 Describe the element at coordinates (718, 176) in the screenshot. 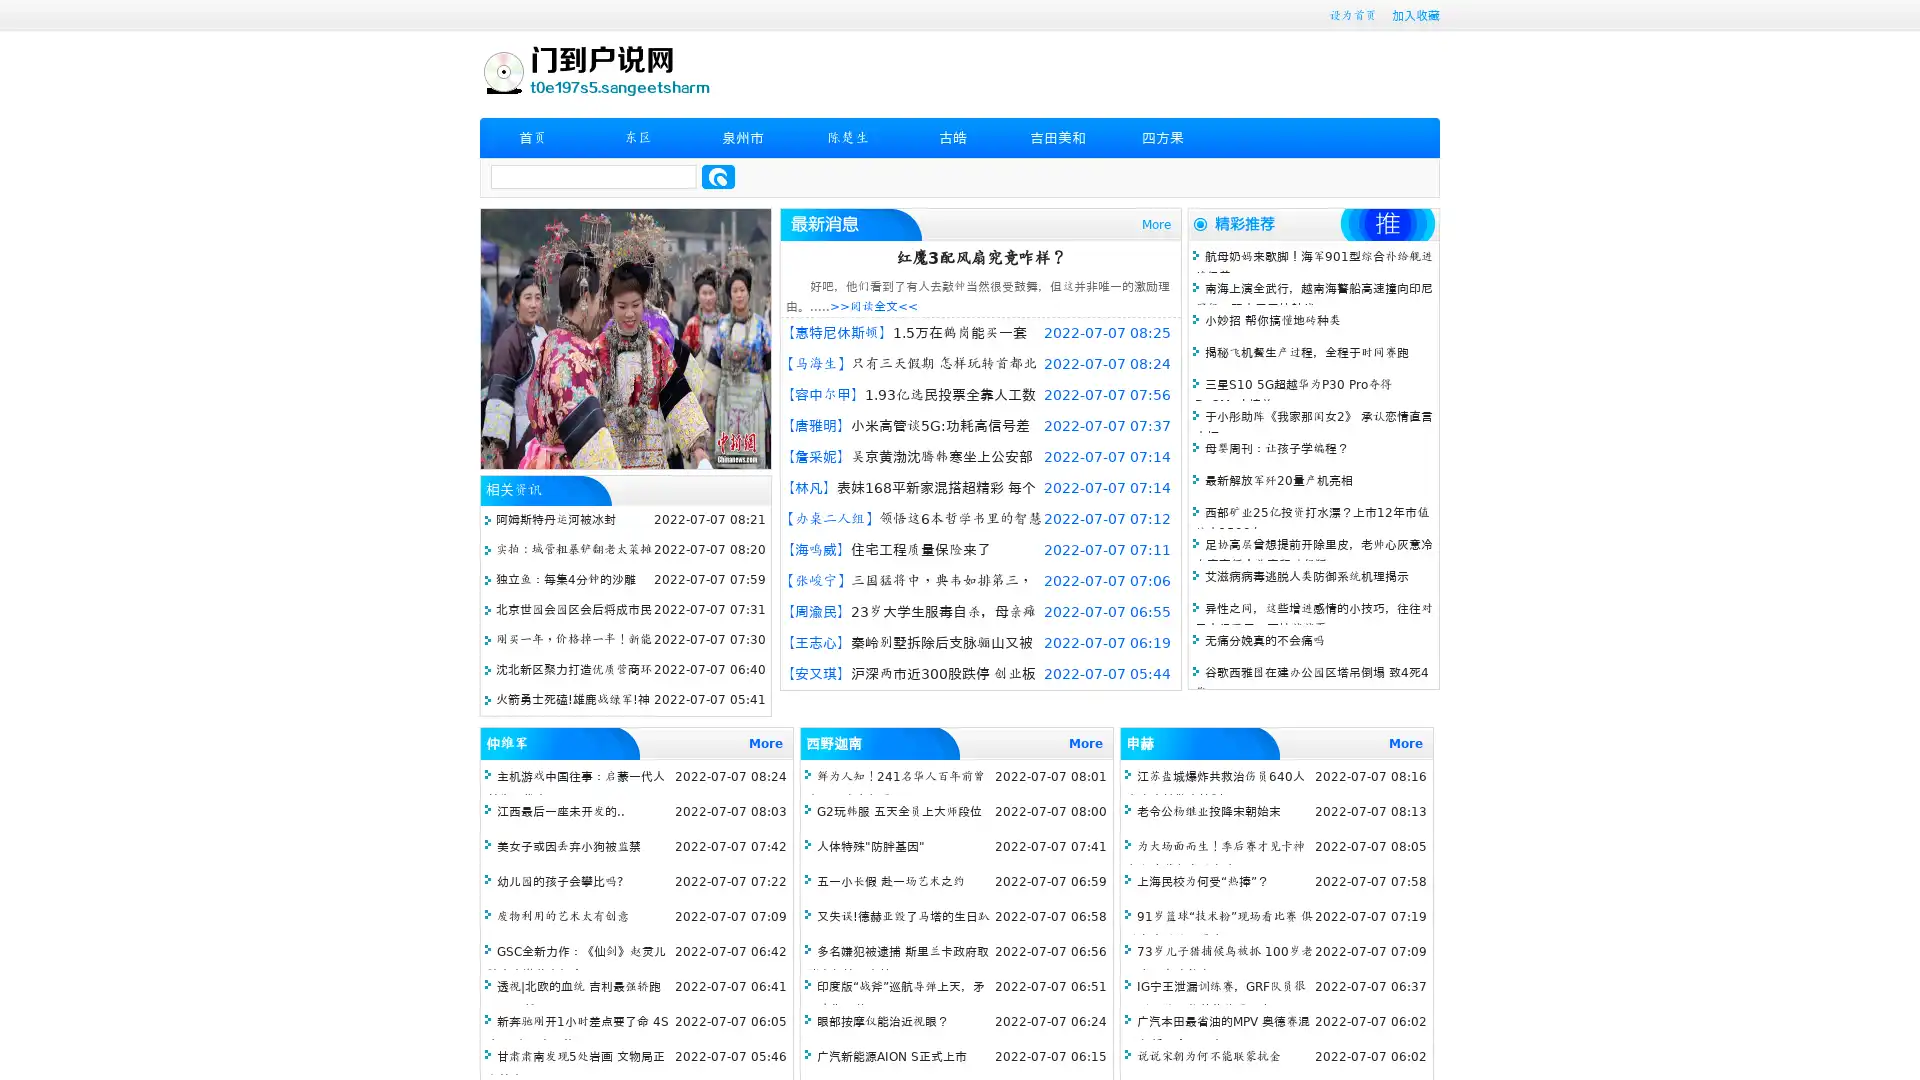

I see `Search` at that location.